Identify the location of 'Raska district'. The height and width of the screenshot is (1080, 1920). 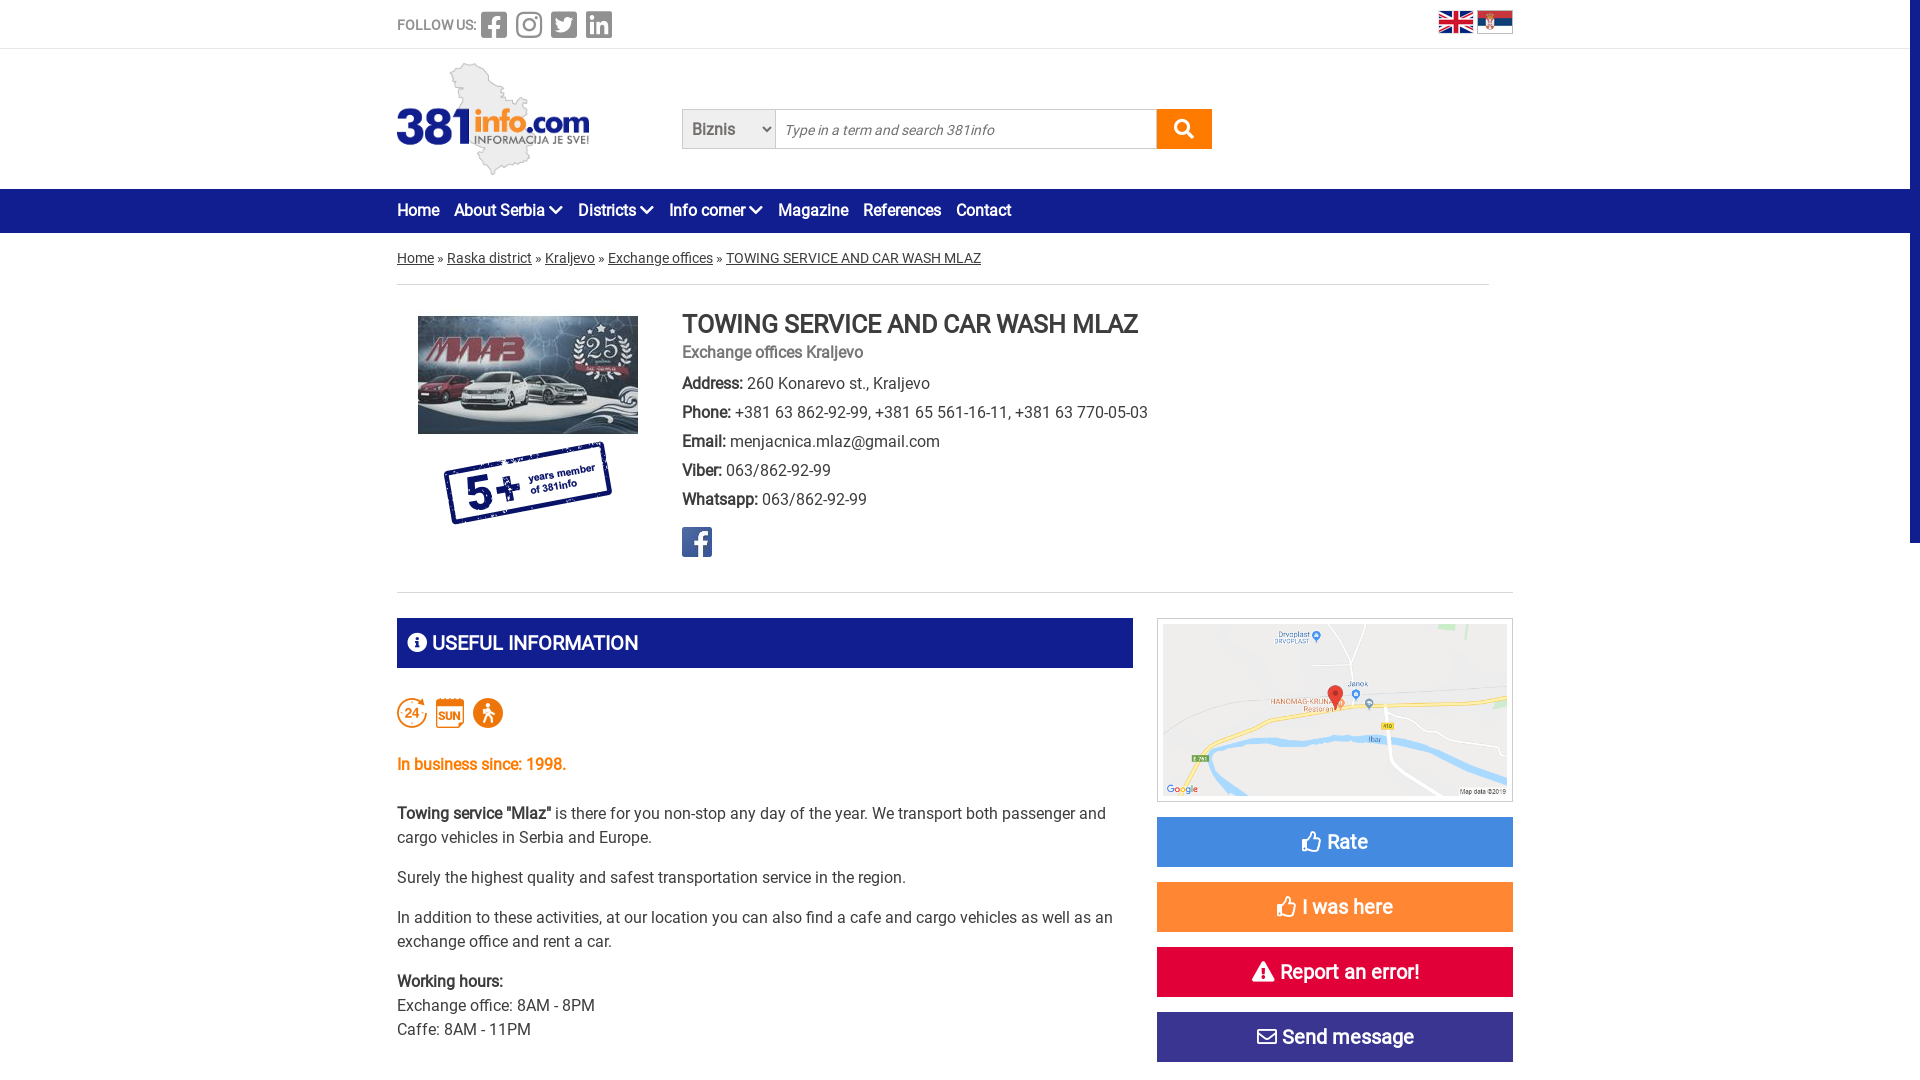
(489, 257).